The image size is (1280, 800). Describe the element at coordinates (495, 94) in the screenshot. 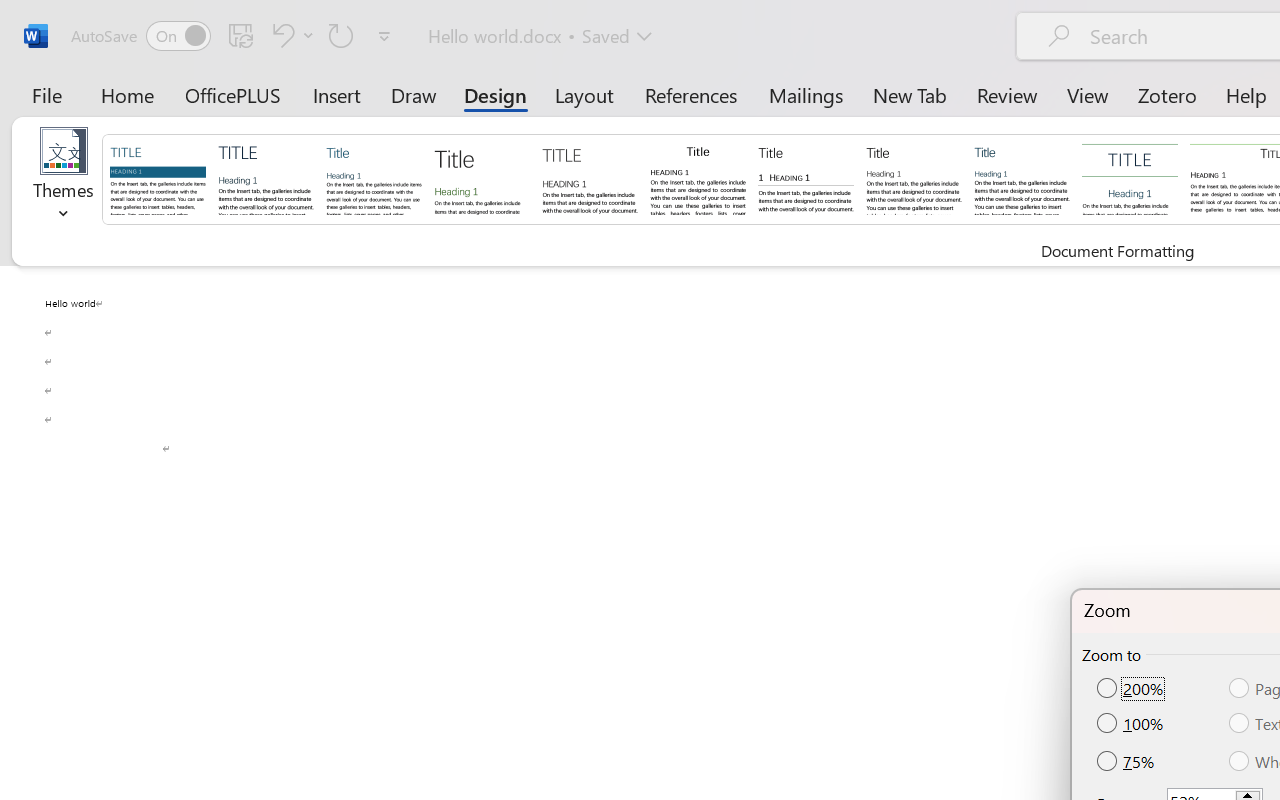

I see `'Design'` at that location.